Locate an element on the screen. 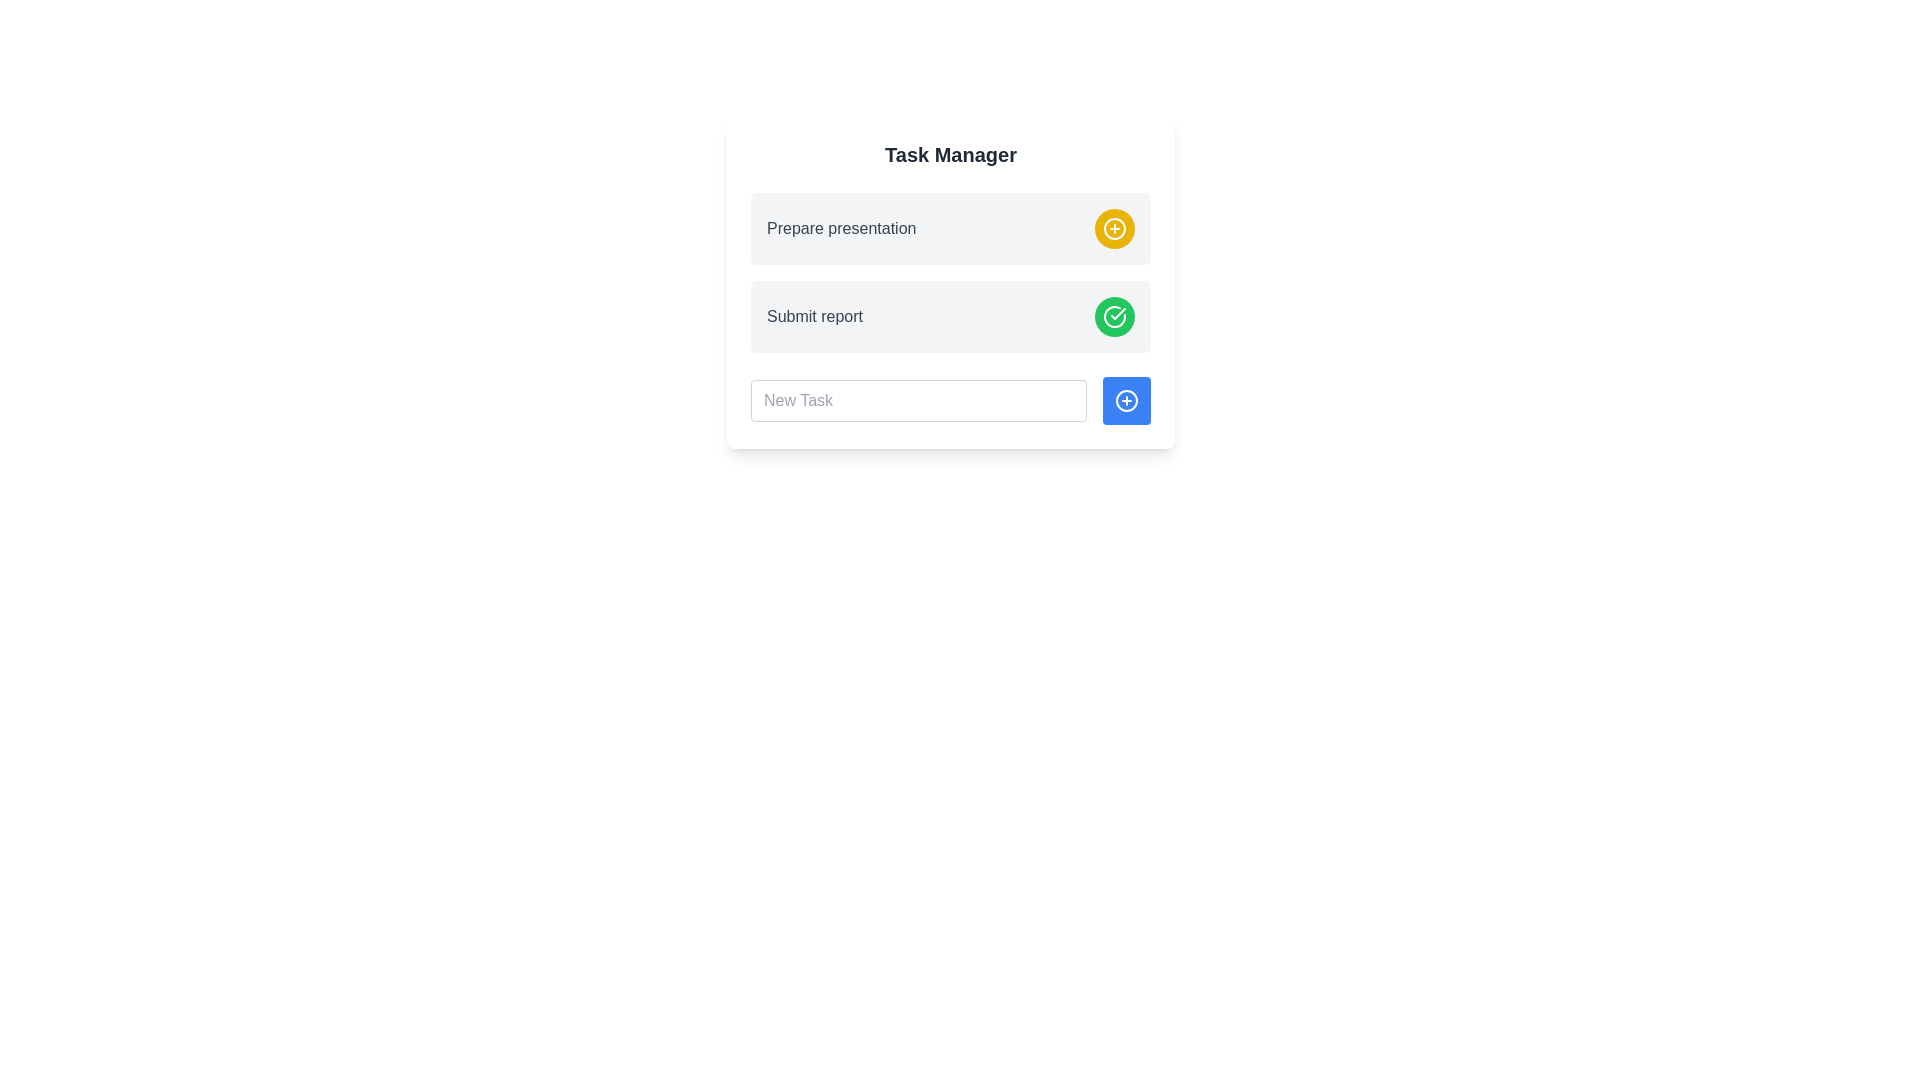 This screenshot has width=1920, height=1080. the 'add' button located at the right end of the horizontal layout below the task list is located at coordinates (1127, 401).